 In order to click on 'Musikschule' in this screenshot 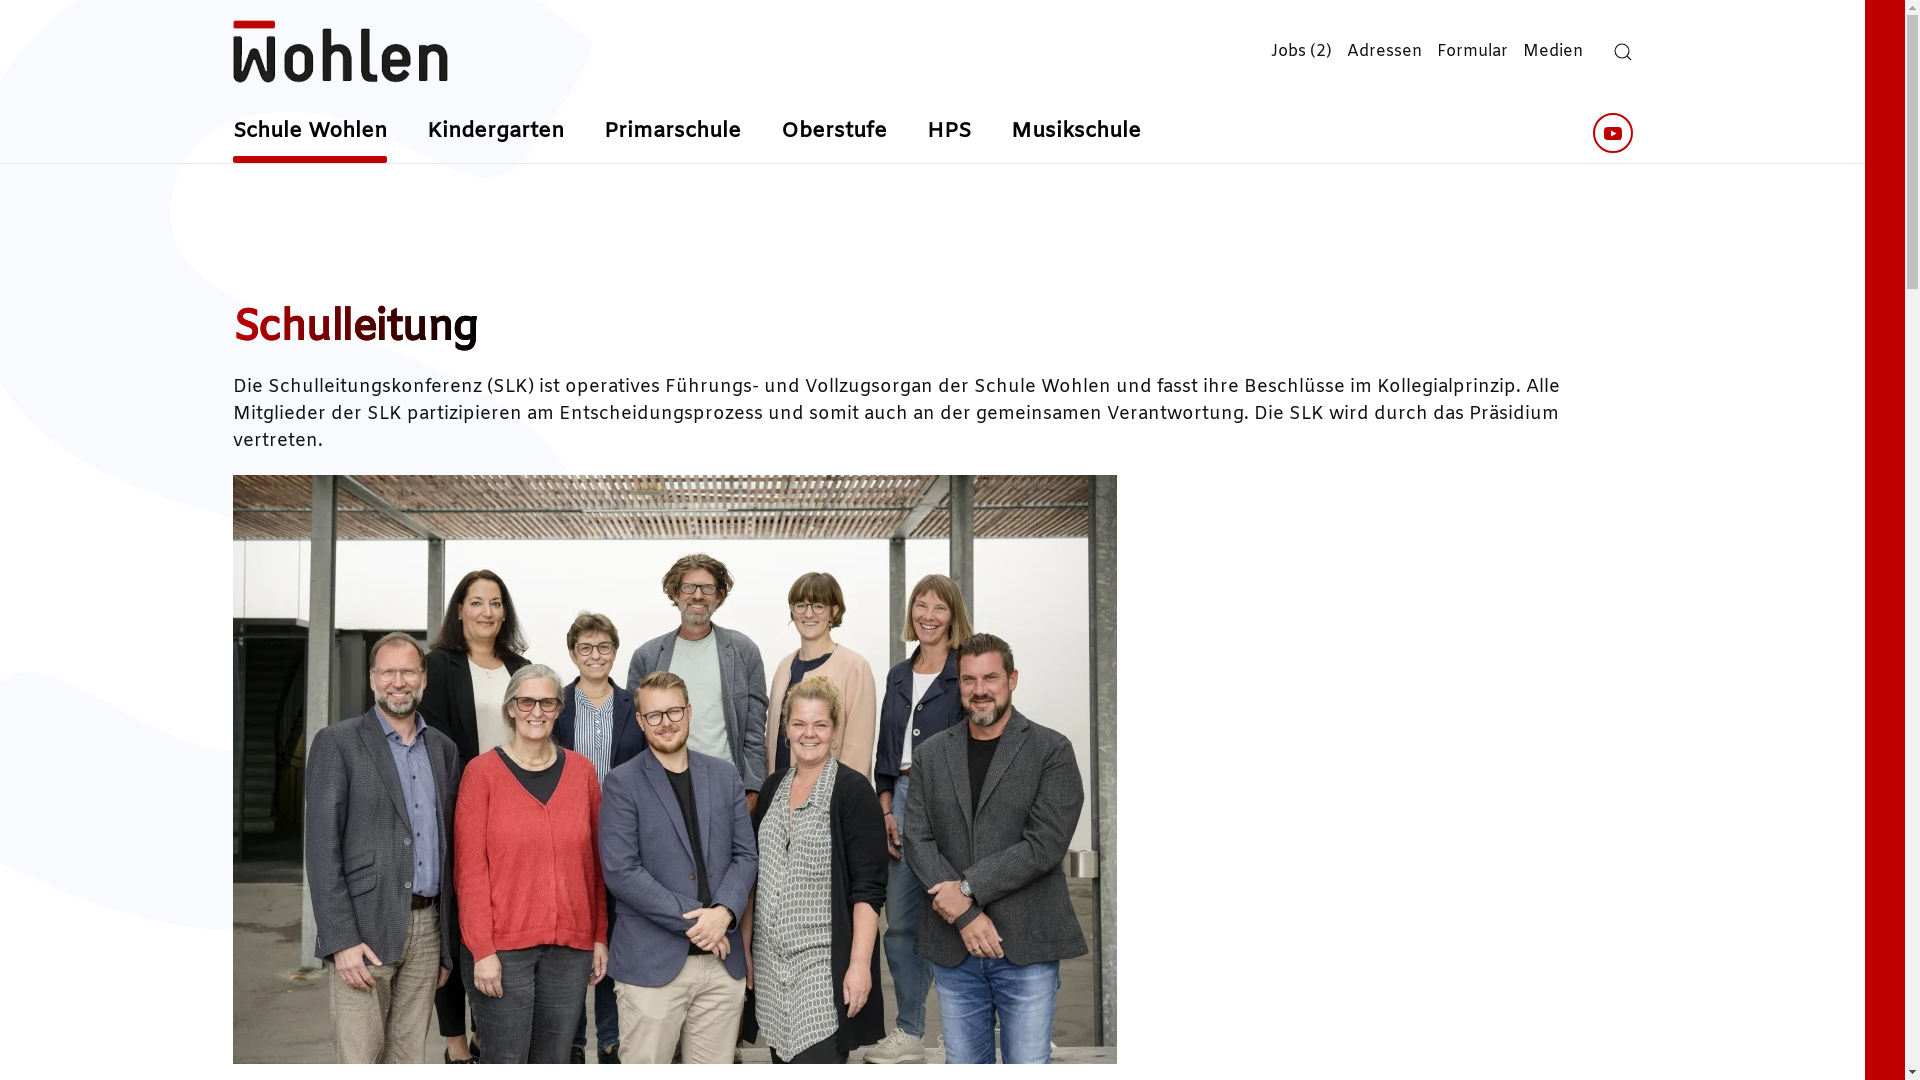, I will do `click(1074, 132)`.